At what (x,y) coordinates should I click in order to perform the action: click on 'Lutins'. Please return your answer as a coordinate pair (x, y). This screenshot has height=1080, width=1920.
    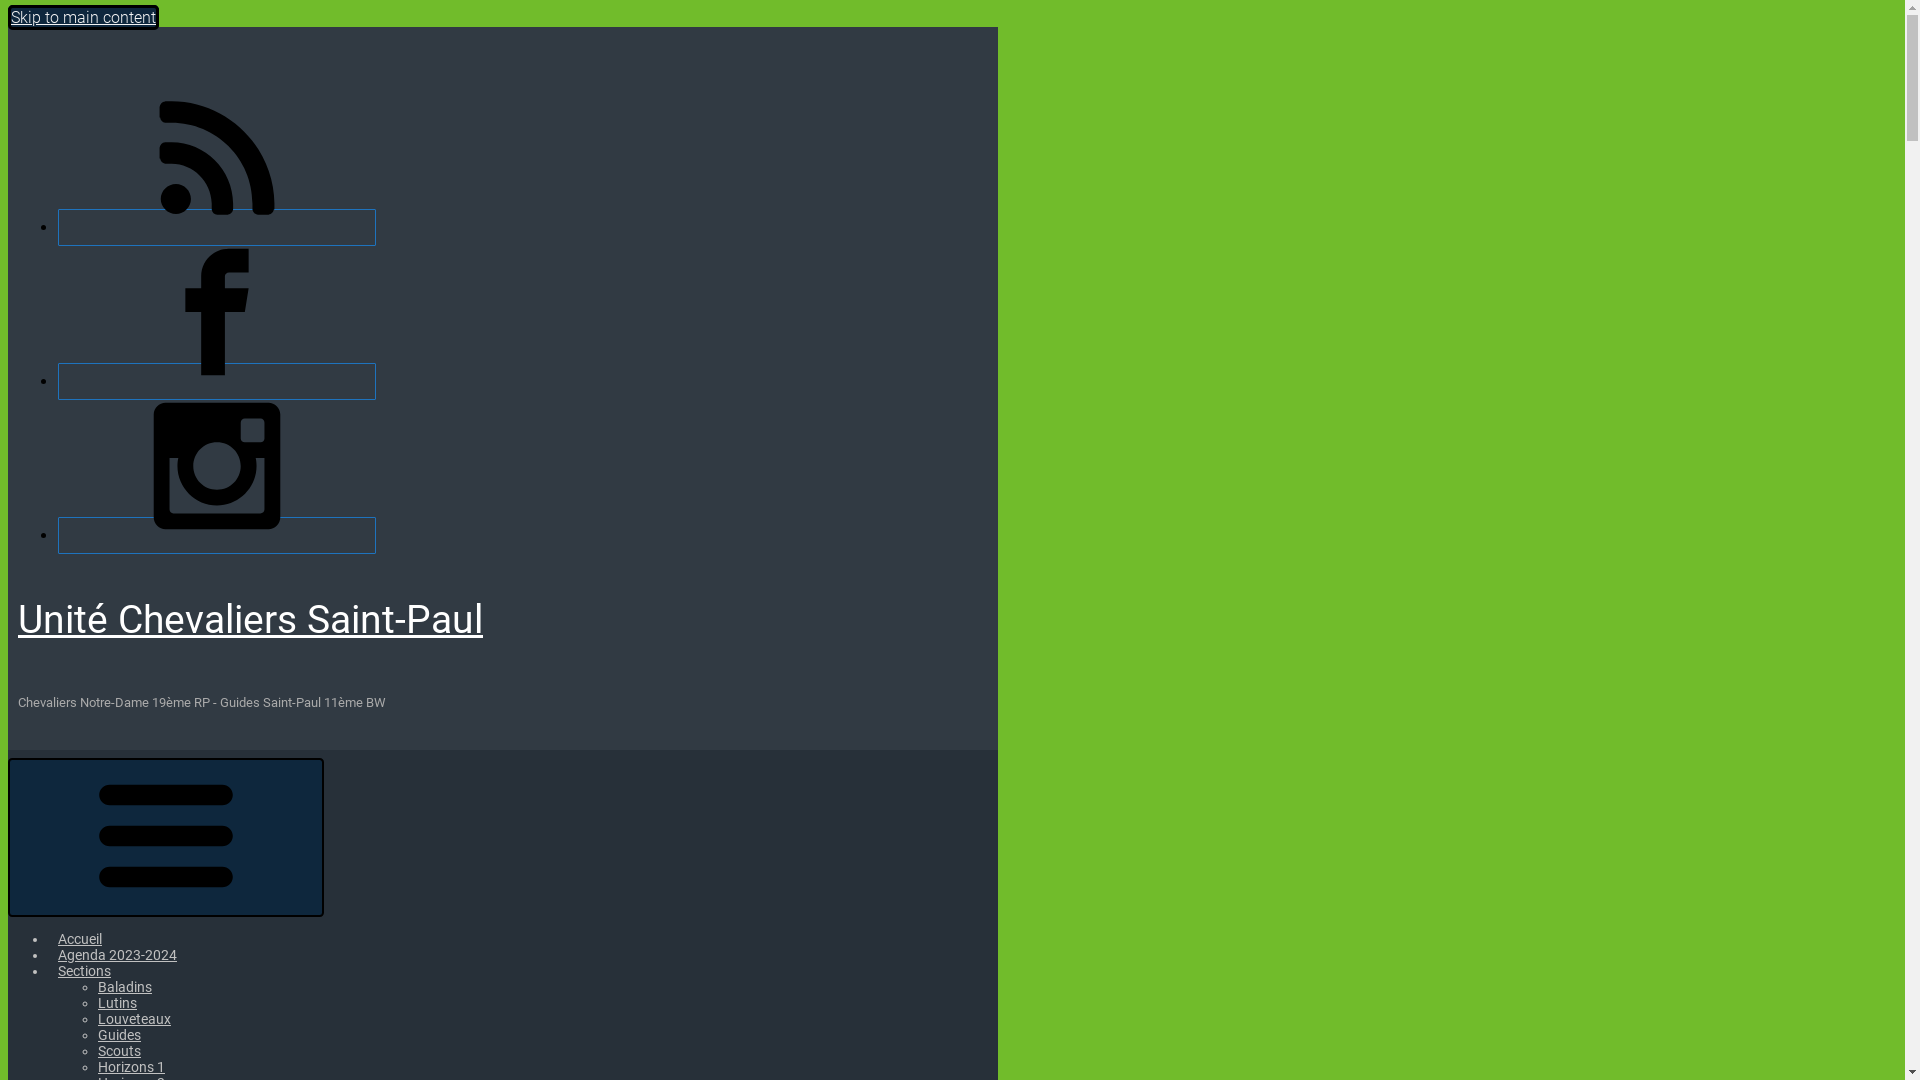
    Looking at the image, I should click on (96, 1002).